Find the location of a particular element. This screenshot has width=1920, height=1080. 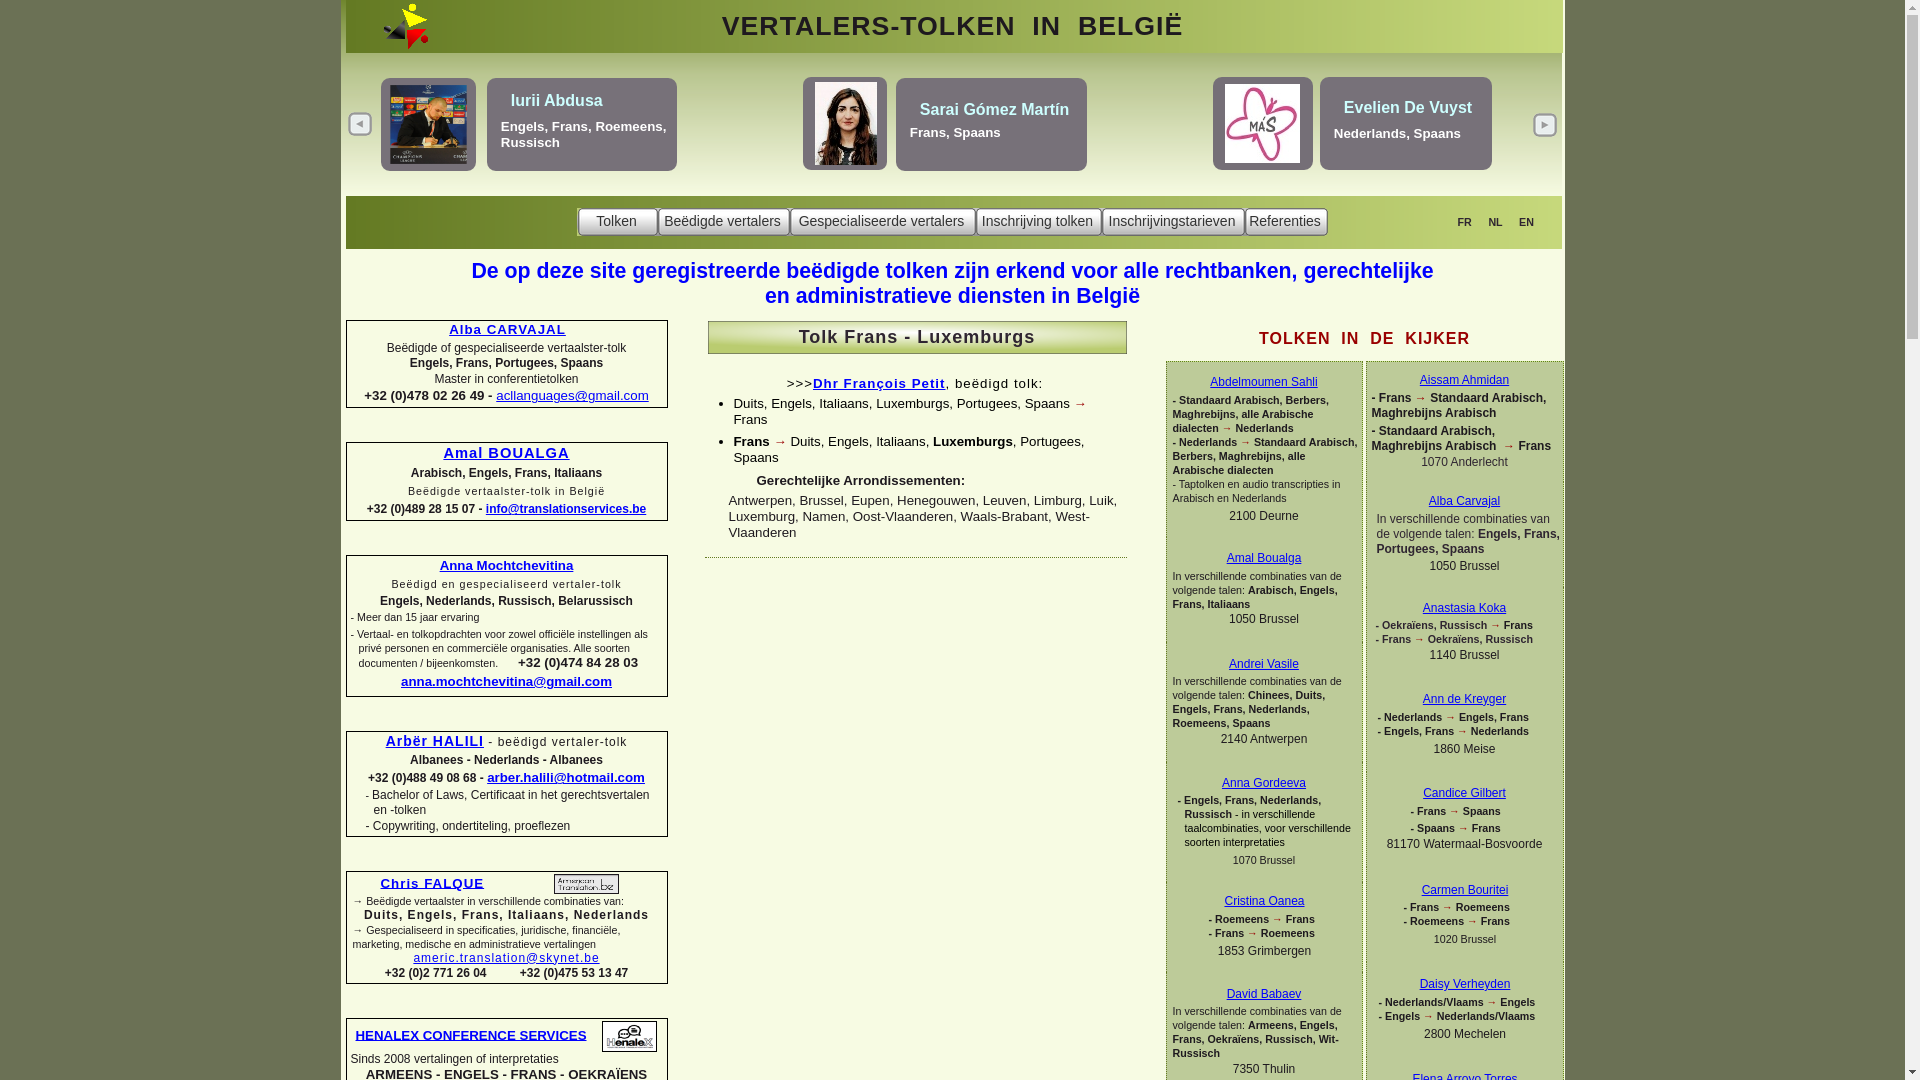

'Alba Carvajal' is located at coordinates (1428, 500).